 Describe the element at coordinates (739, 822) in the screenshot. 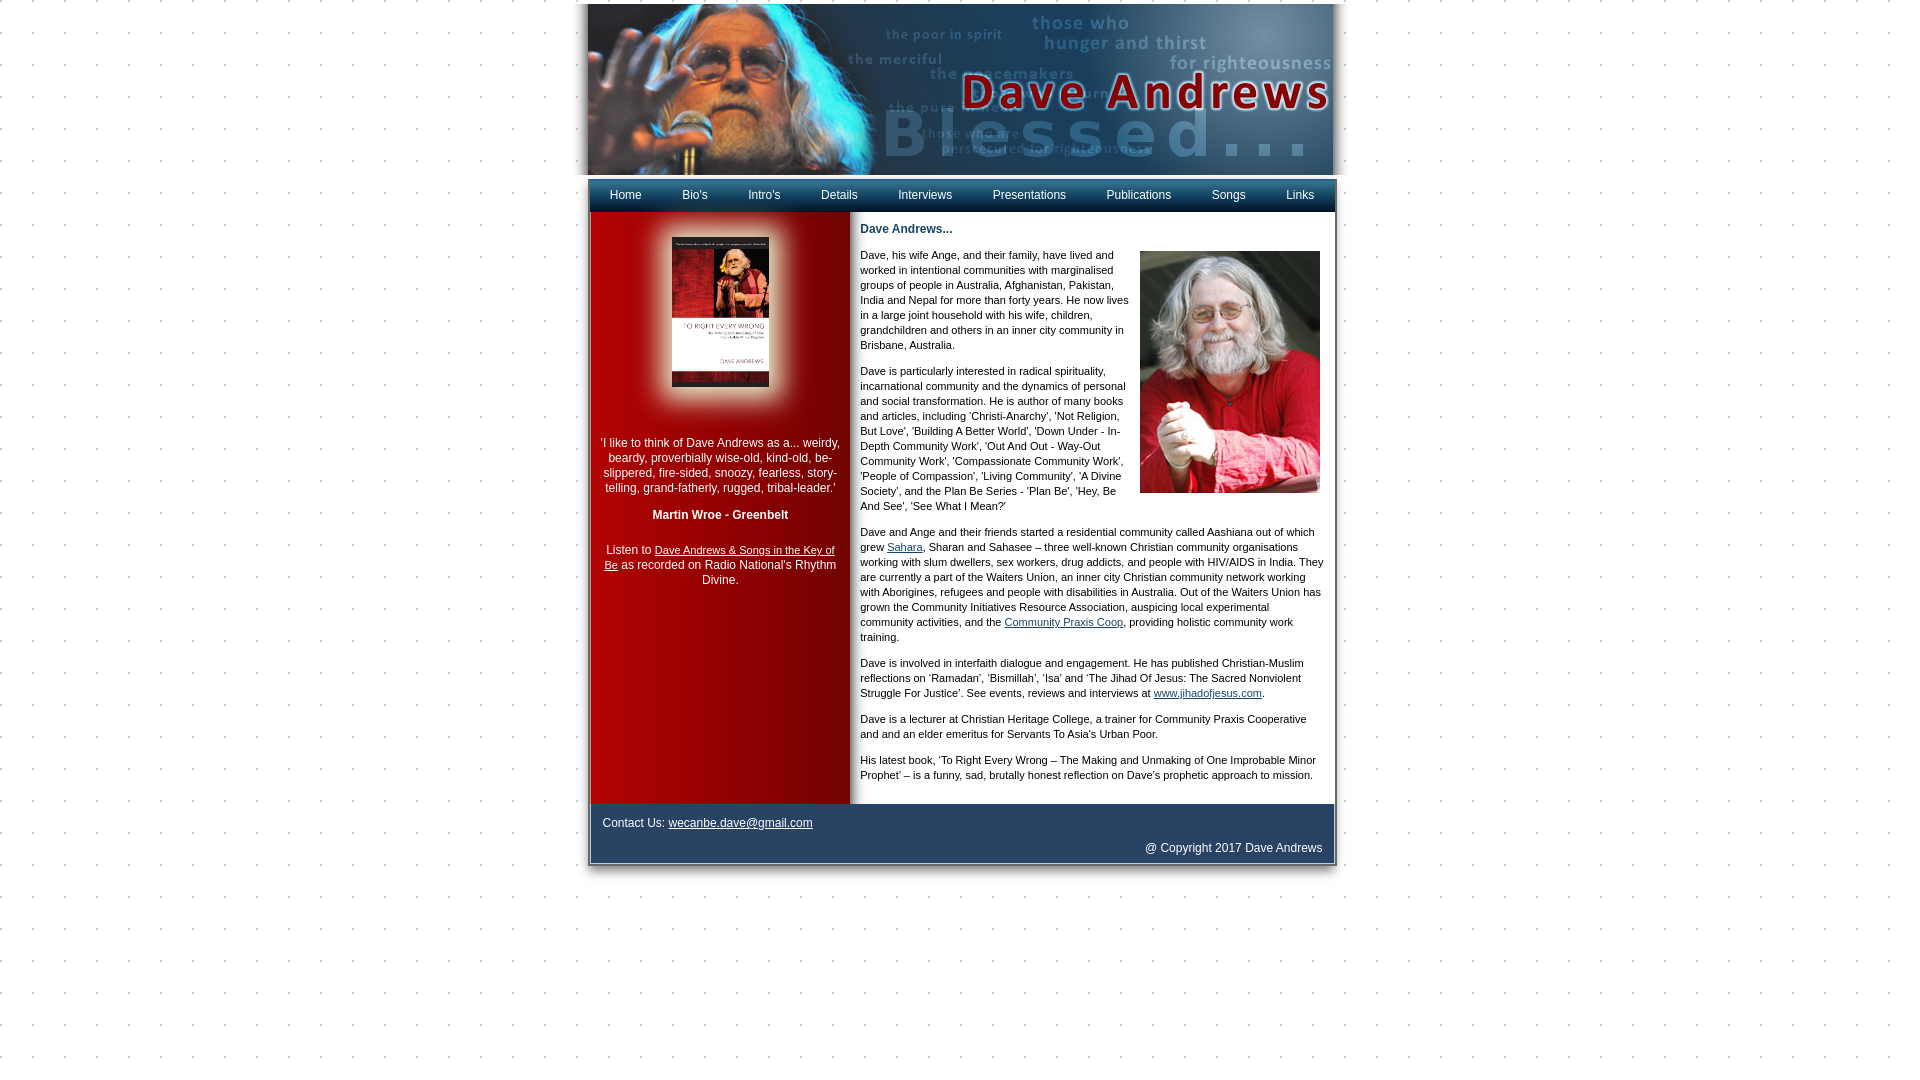

I see `'wecanbe.dave@gmail.com'` at that location.